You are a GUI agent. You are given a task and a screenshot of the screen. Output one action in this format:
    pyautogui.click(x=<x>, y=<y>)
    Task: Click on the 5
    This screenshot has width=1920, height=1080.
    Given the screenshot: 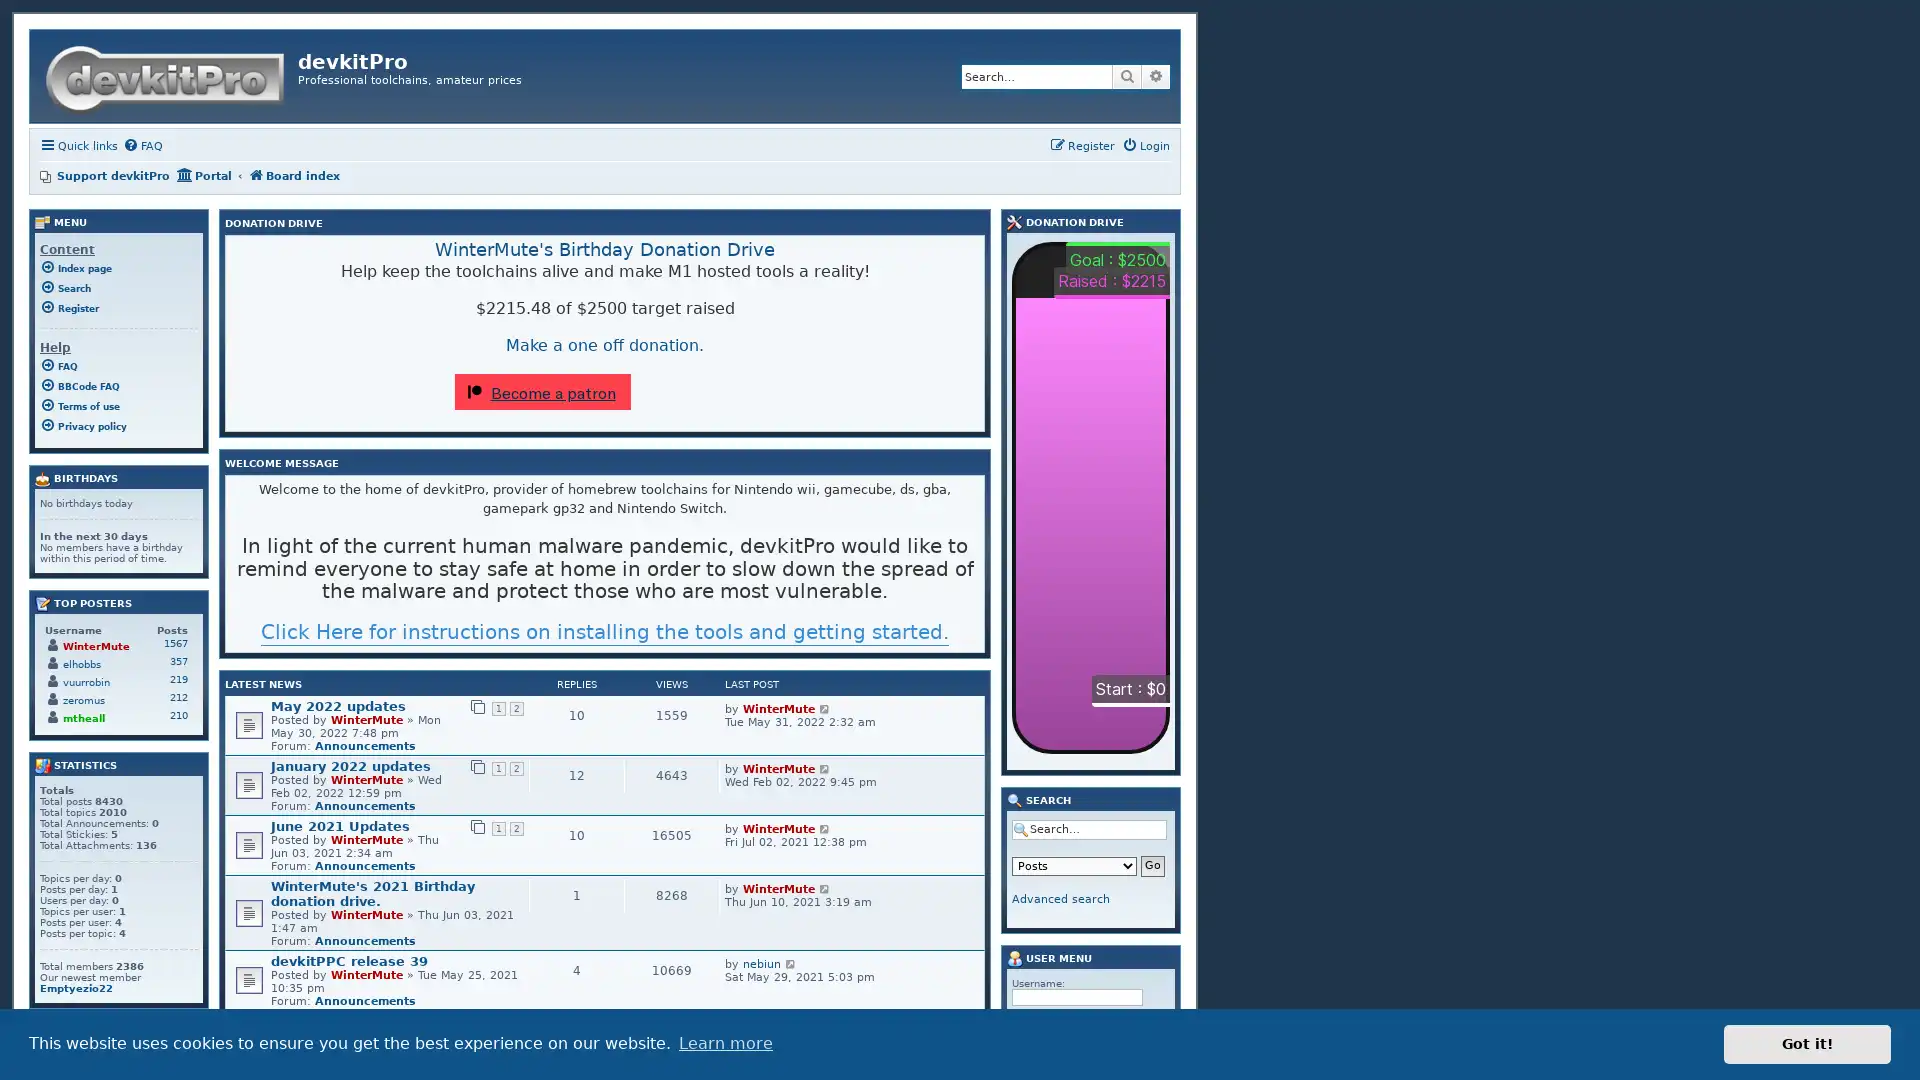 What is the action you would take?
    pyautogui.click(x=933, y=1021)
    